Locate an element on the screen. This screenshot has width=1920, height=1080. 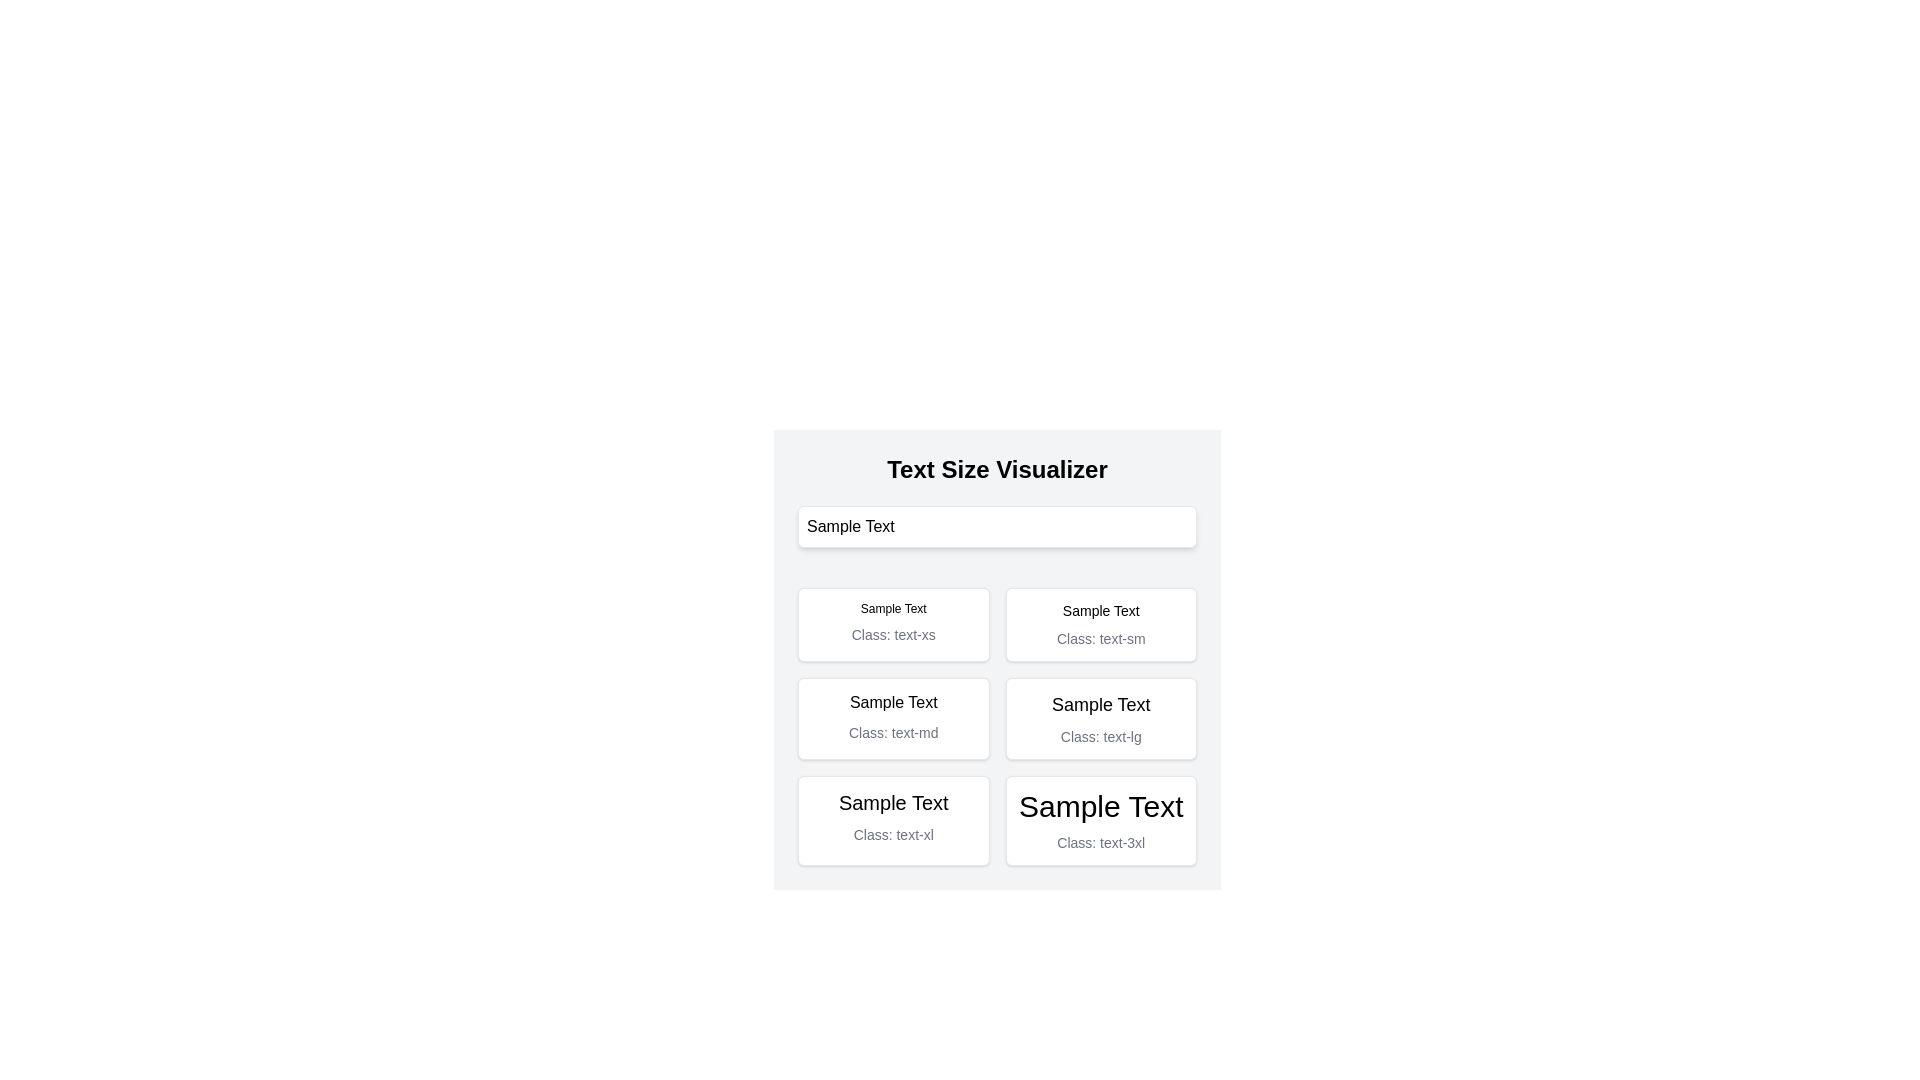
text label that displays 'Class: text-3xl', which is styled in a small, gray font and positioned below the 'Sample Text' heading is located at coordinates (1100, 843).